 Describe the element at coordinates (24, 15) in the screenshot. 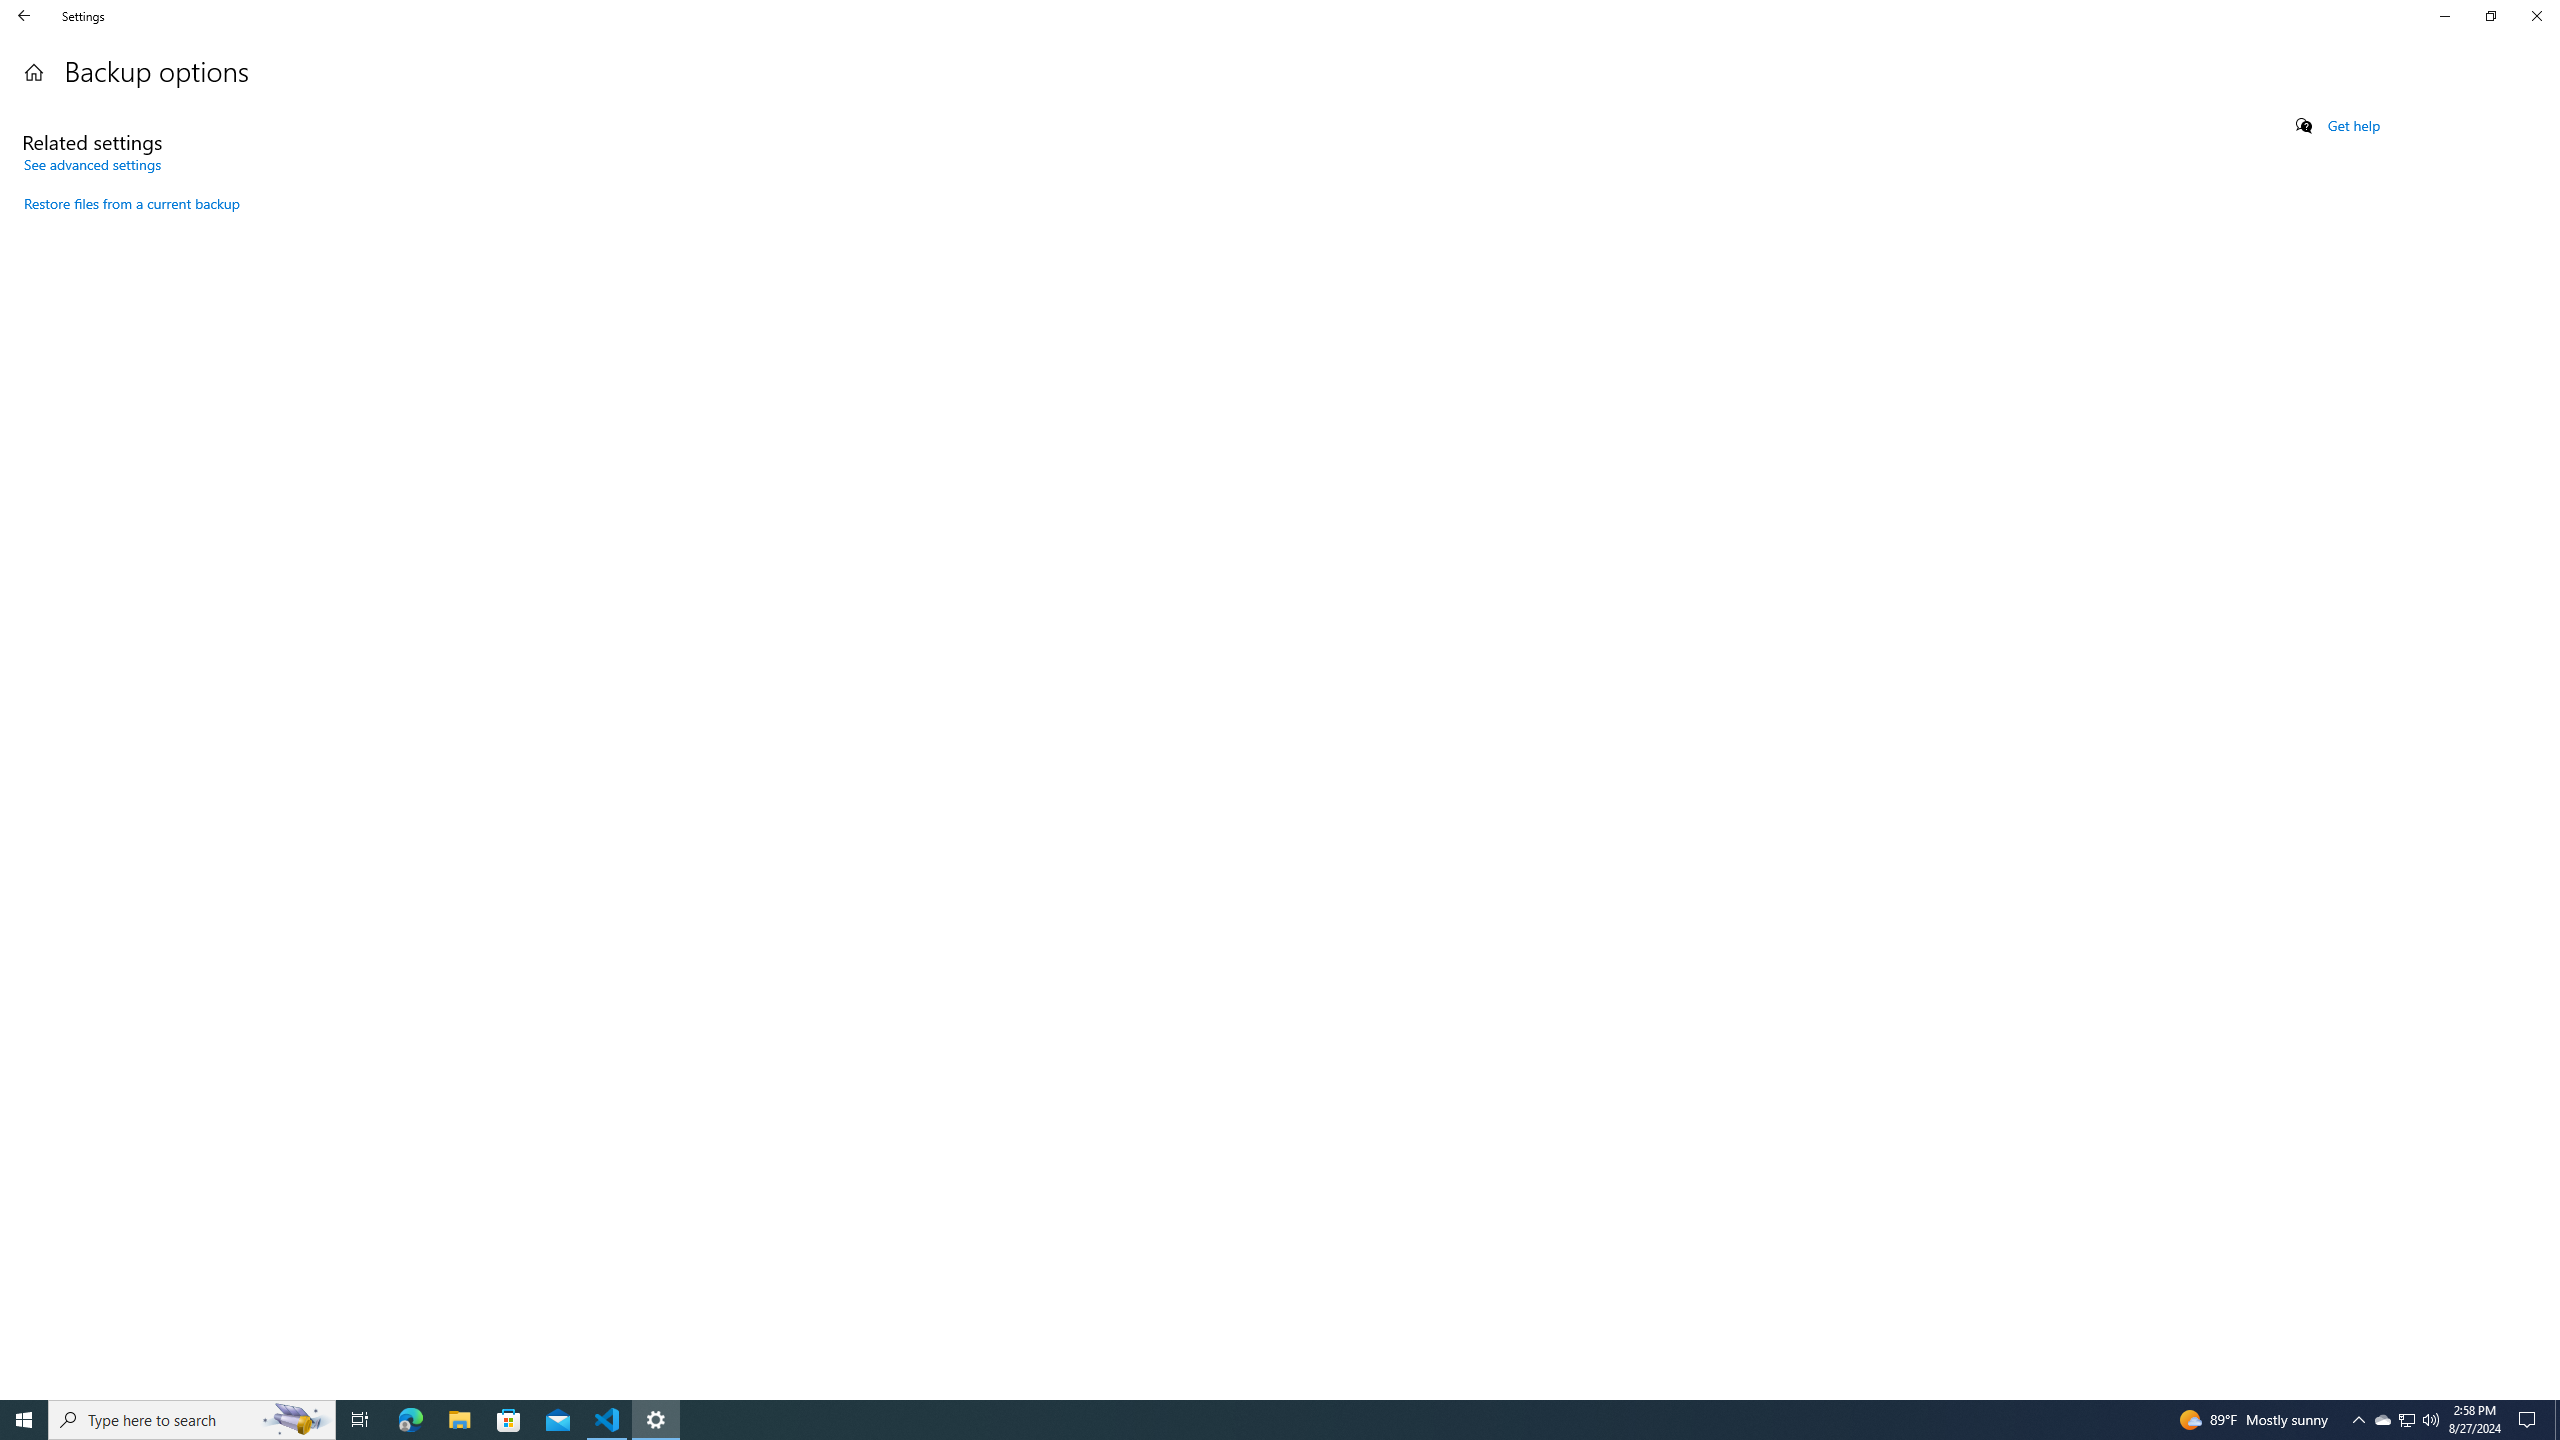

I see `'Back'` at that location.